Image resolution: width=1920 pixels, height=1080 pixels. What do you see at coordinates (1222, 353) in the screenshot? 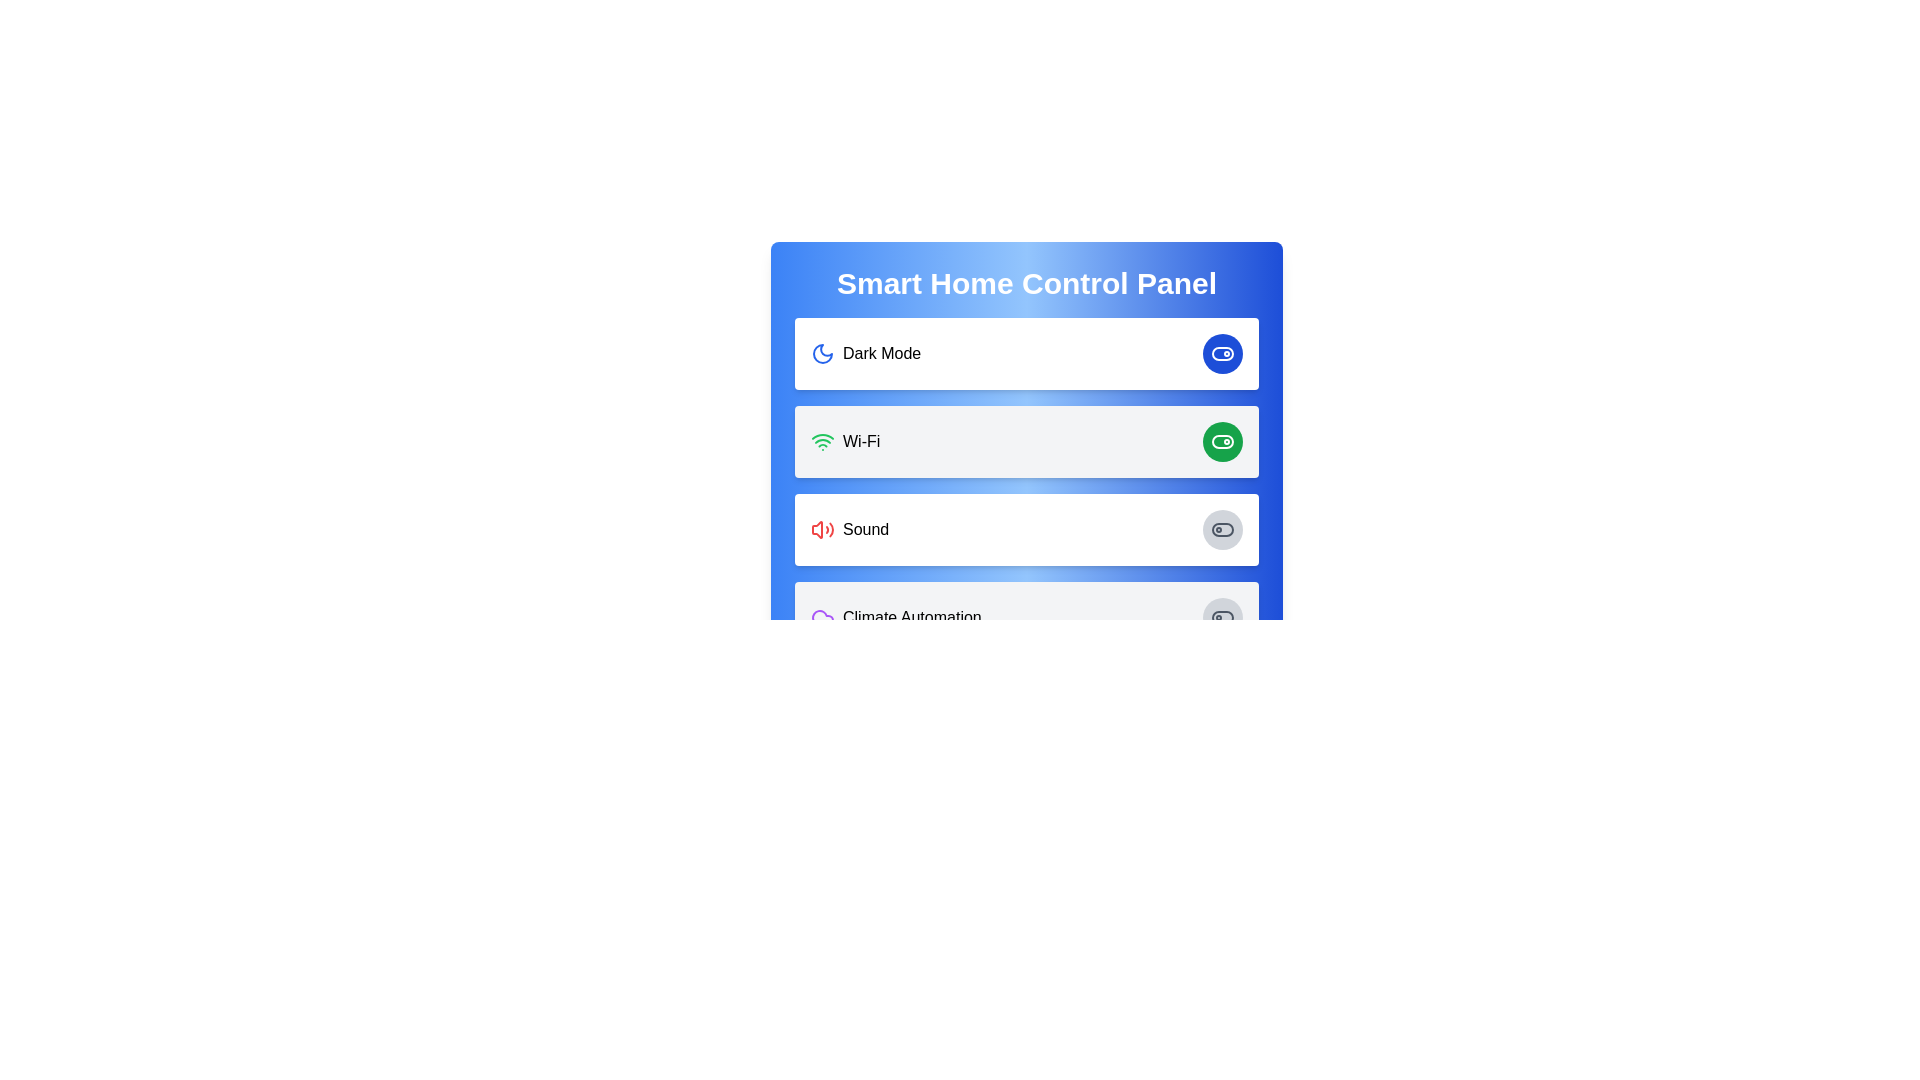
I see `the toggle switch for 'Dark Mode' in the top-right corner of the first list item` at bounding box center [1222, 353].